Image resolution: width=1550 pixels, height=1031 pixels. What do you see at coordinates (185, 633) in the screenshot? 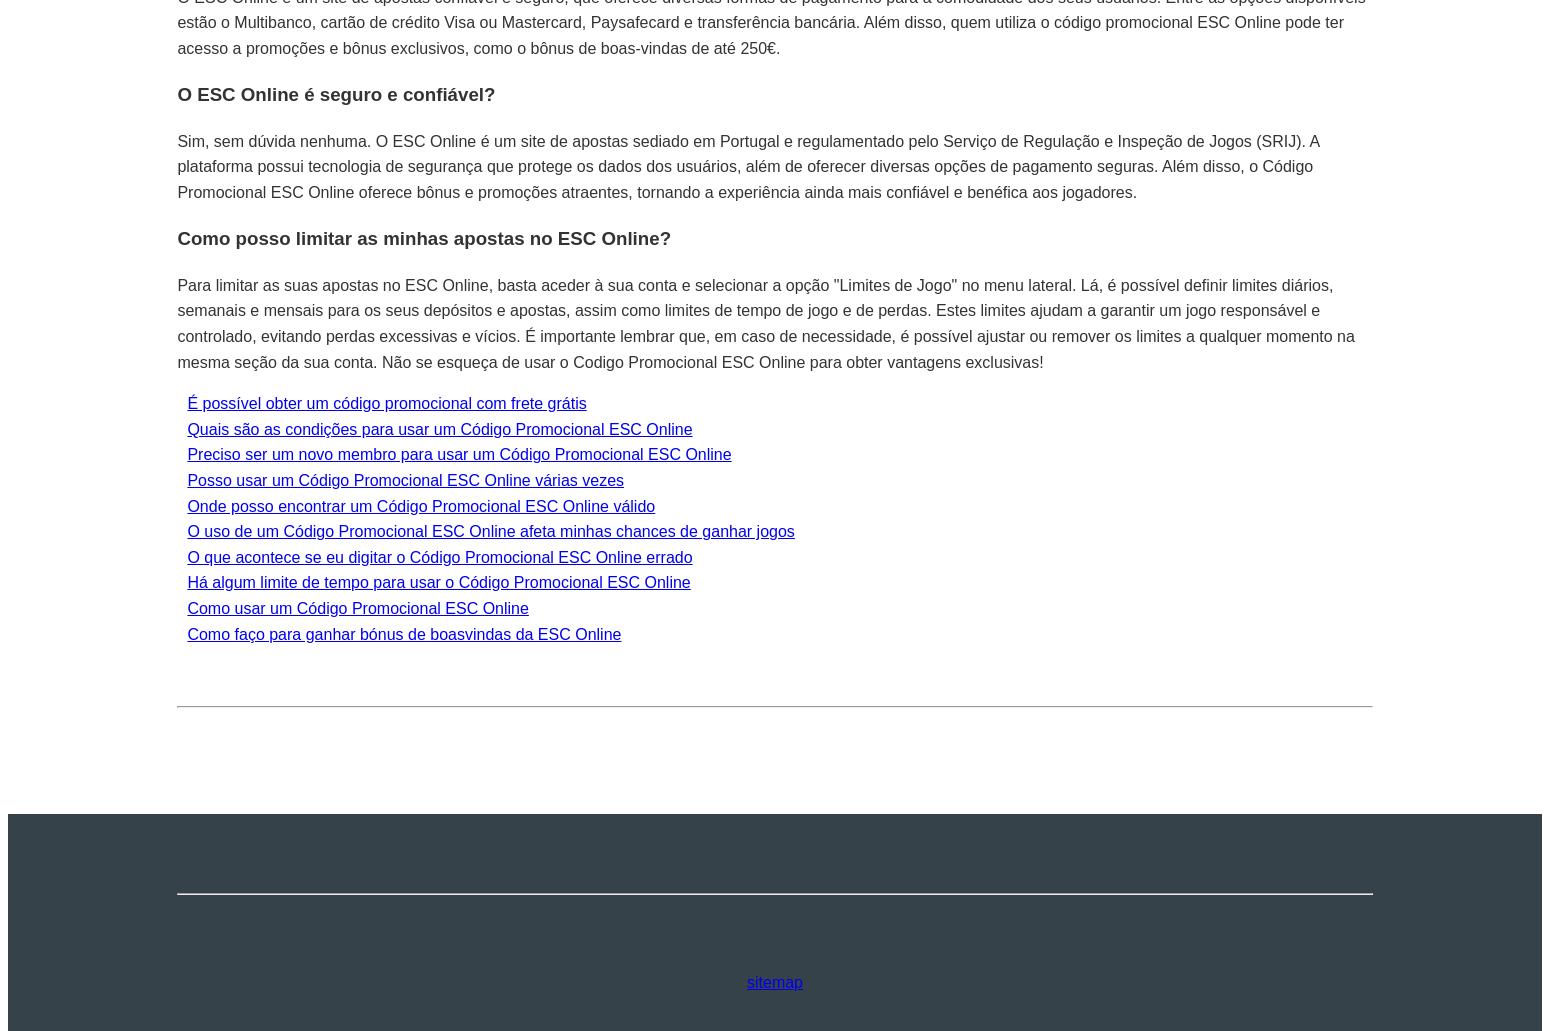
I see `'Como faço para ganhar bónus de boasvindas da ESC Online'` at bounding box center [185, 633].